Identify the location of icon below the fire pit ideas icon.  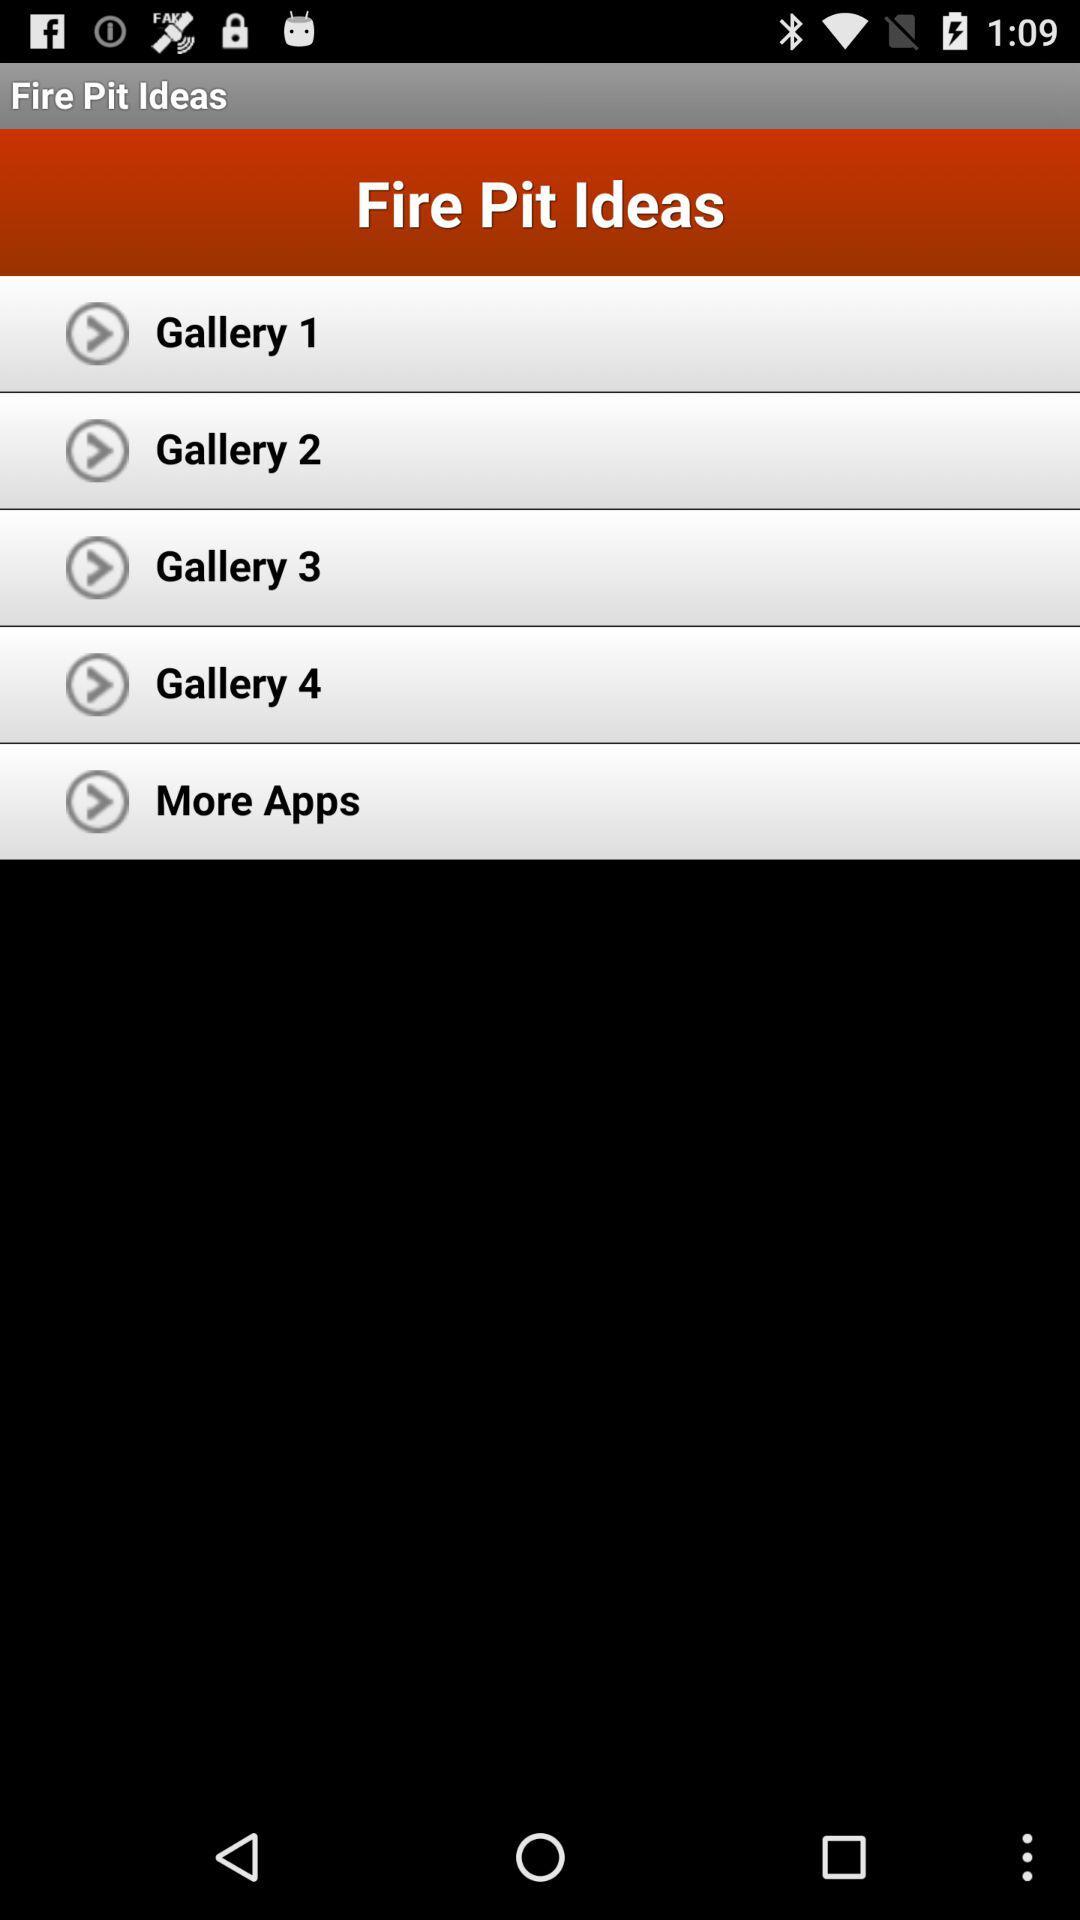
(237, 330).